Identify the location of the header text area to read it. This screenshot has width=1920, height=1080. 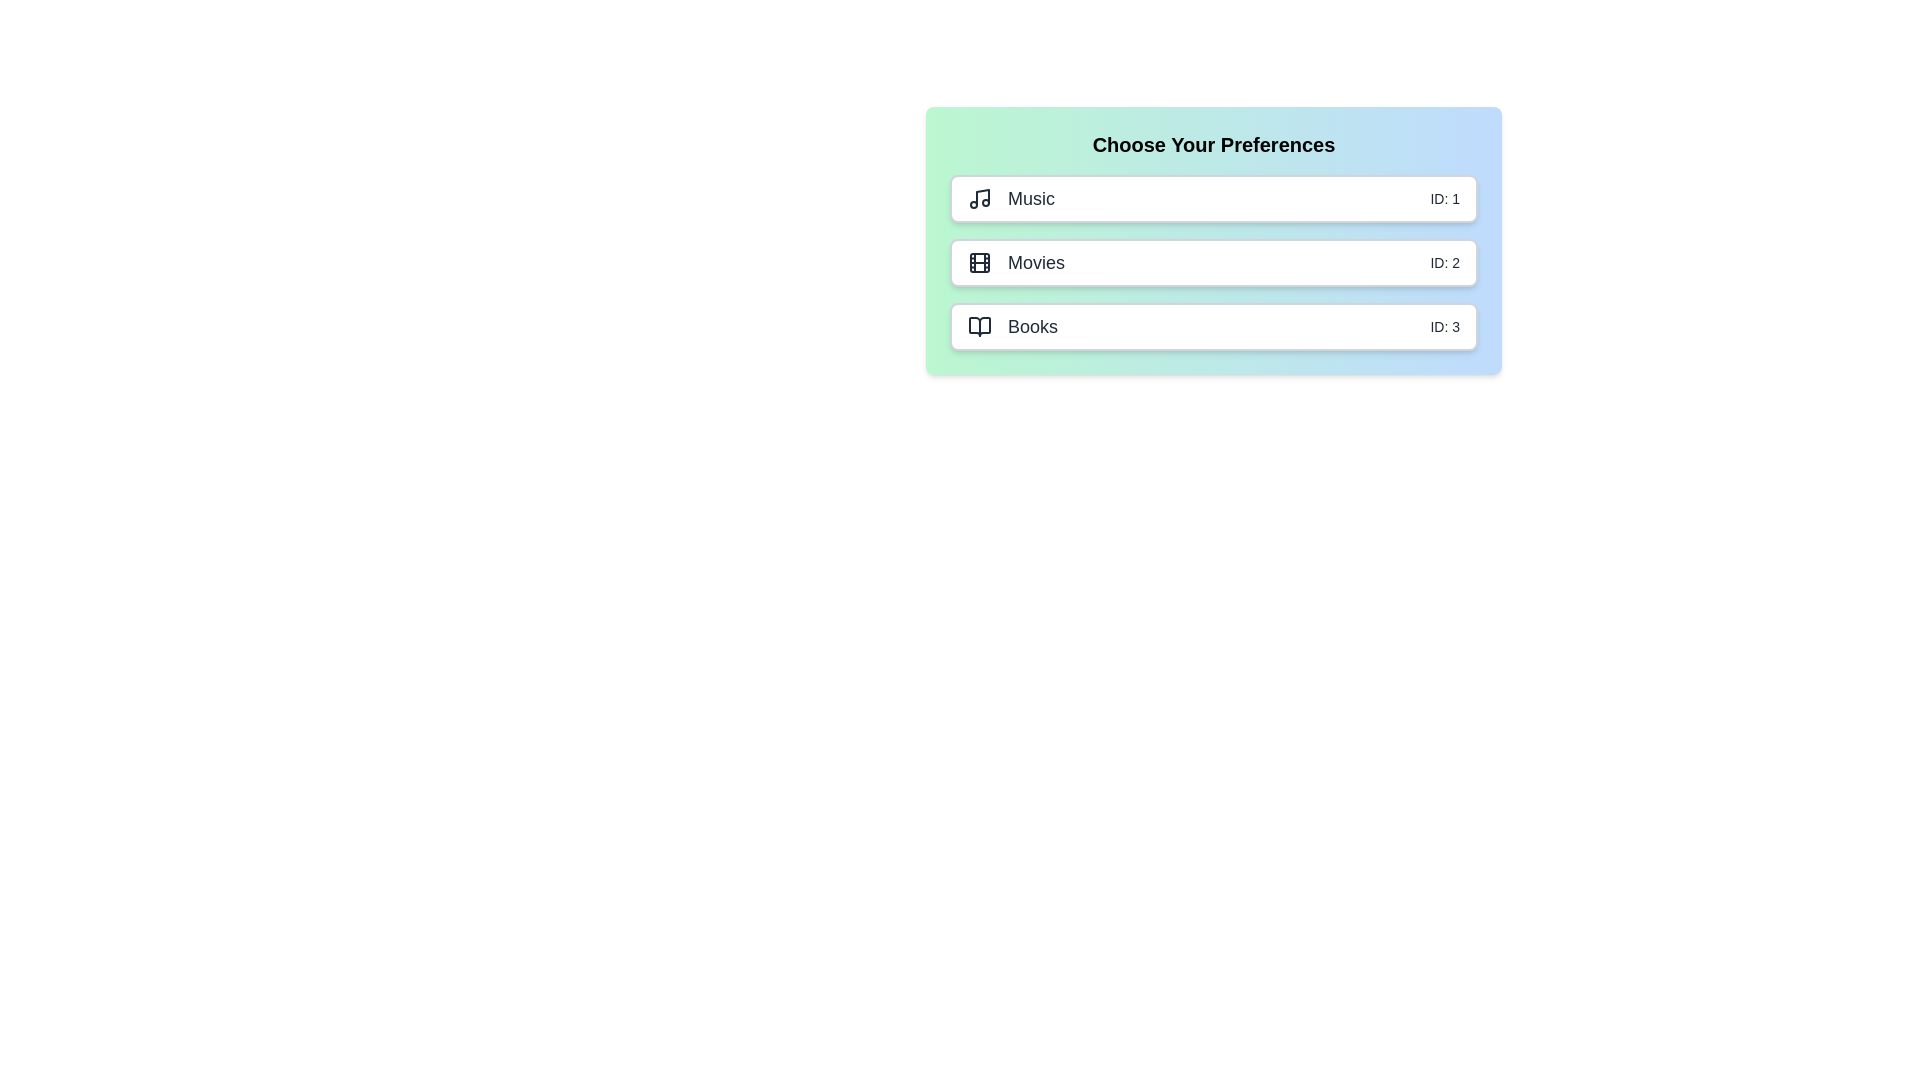
(1213, 144).